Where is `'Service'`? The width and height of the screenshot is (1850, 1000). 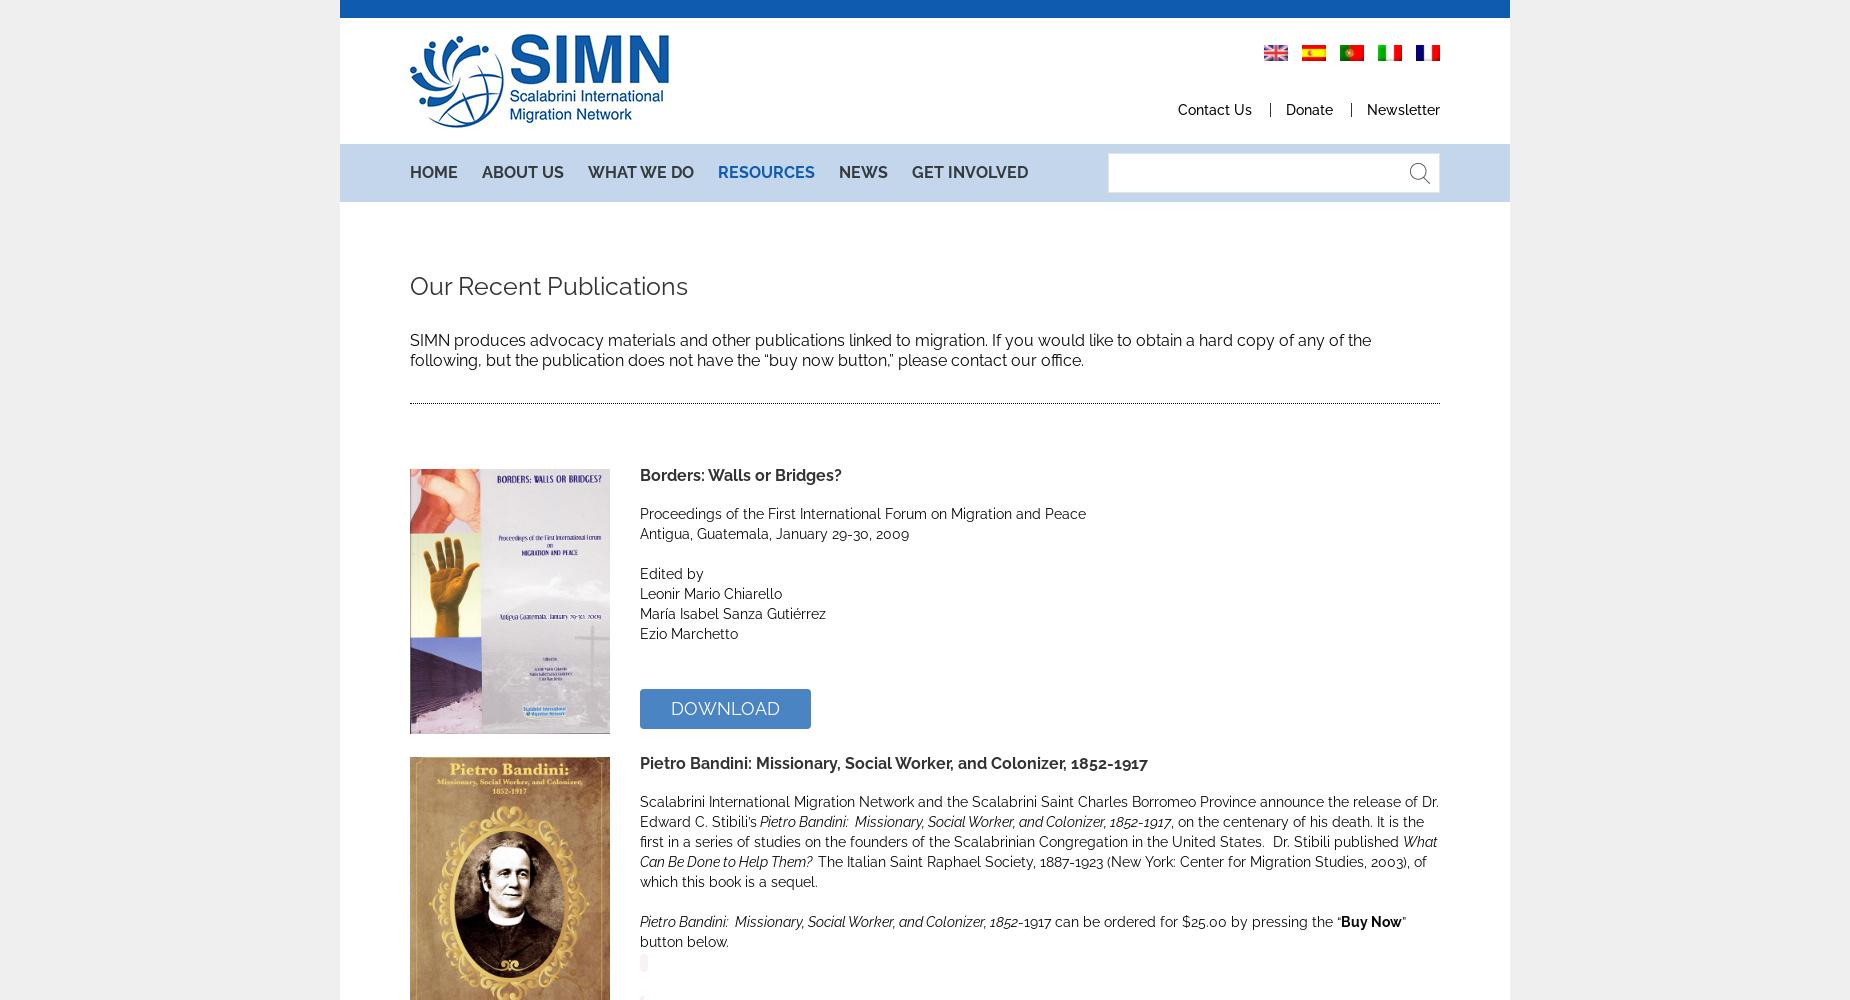 'Service' is located at coordinates (626, 243).